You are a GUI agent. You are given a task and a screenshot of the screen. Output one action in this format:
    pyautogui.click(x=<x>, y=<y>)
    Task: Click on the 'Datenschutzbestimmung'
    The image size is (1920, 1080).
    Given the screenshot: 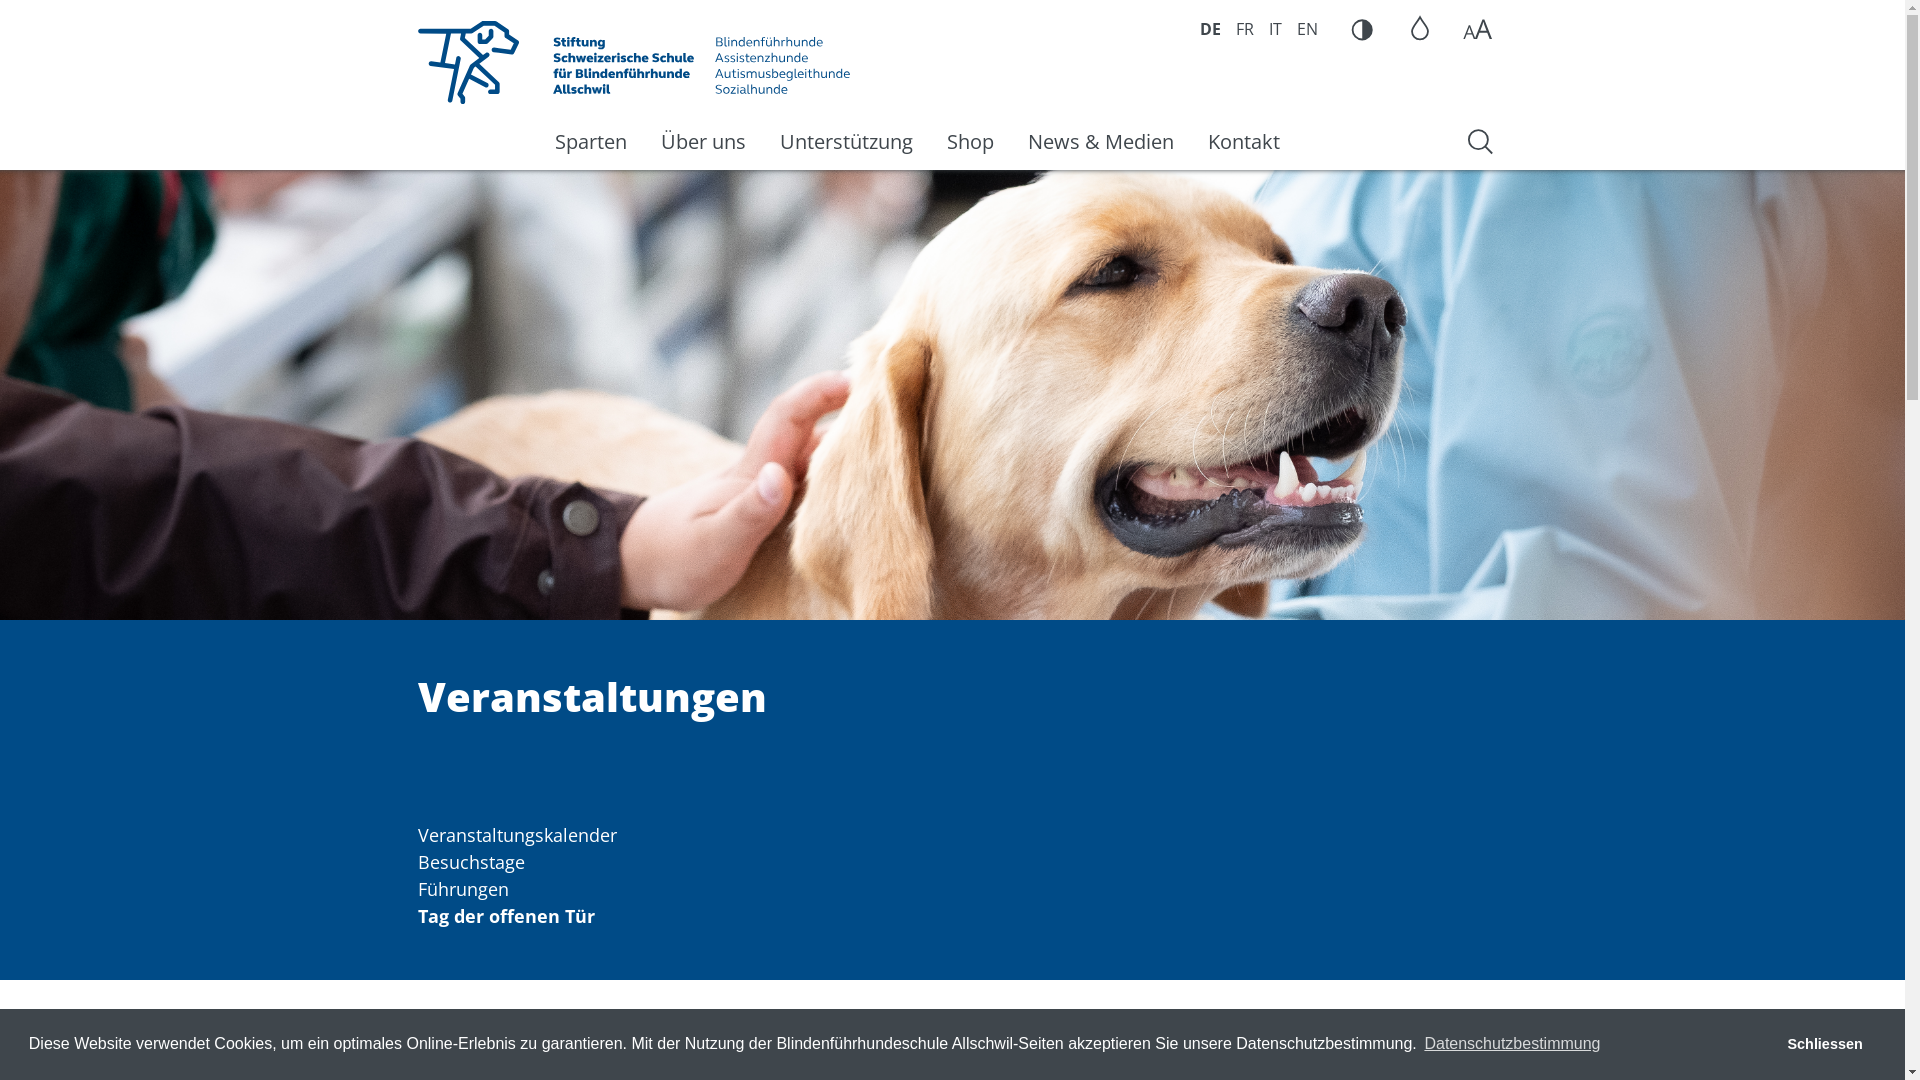 What is the action you would take?
    pyautogui.click(x=1512, y=1043)
    